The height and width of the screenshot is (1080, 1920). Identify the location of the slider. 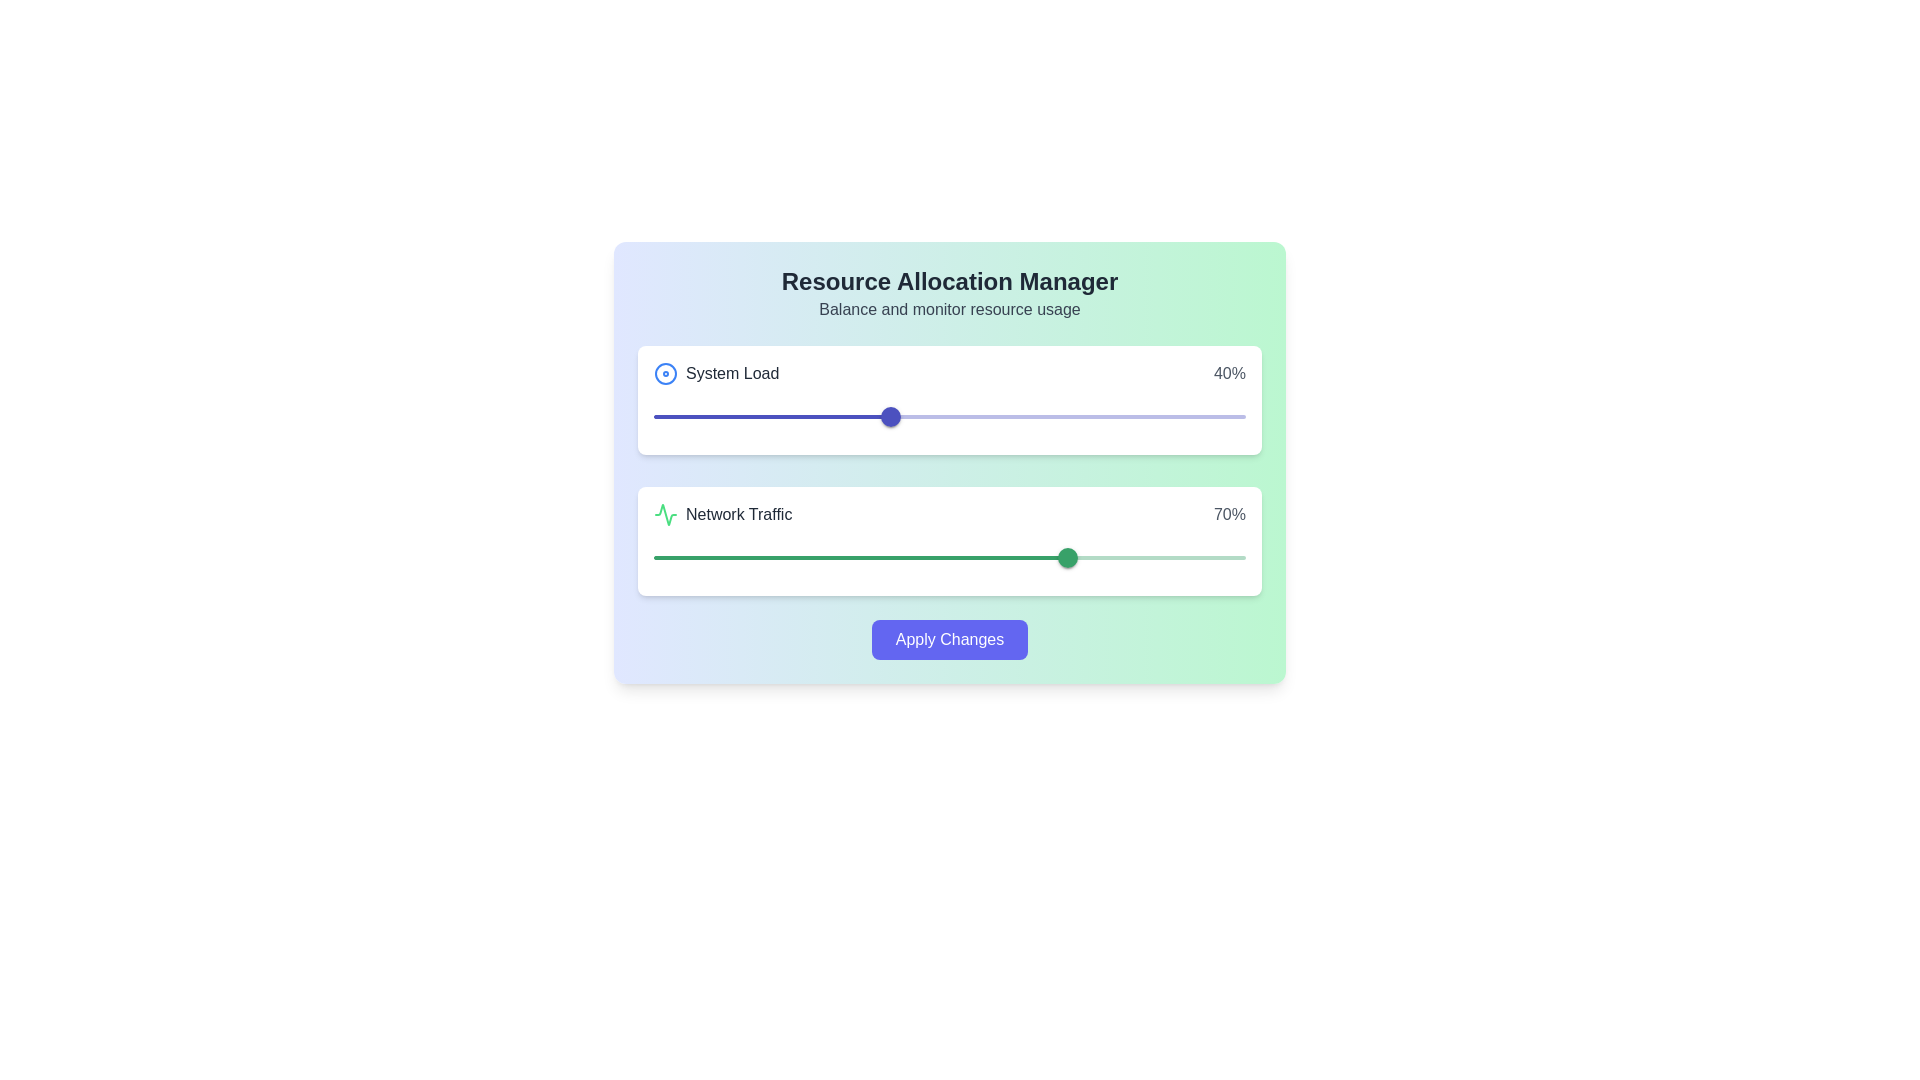
(954, 415).